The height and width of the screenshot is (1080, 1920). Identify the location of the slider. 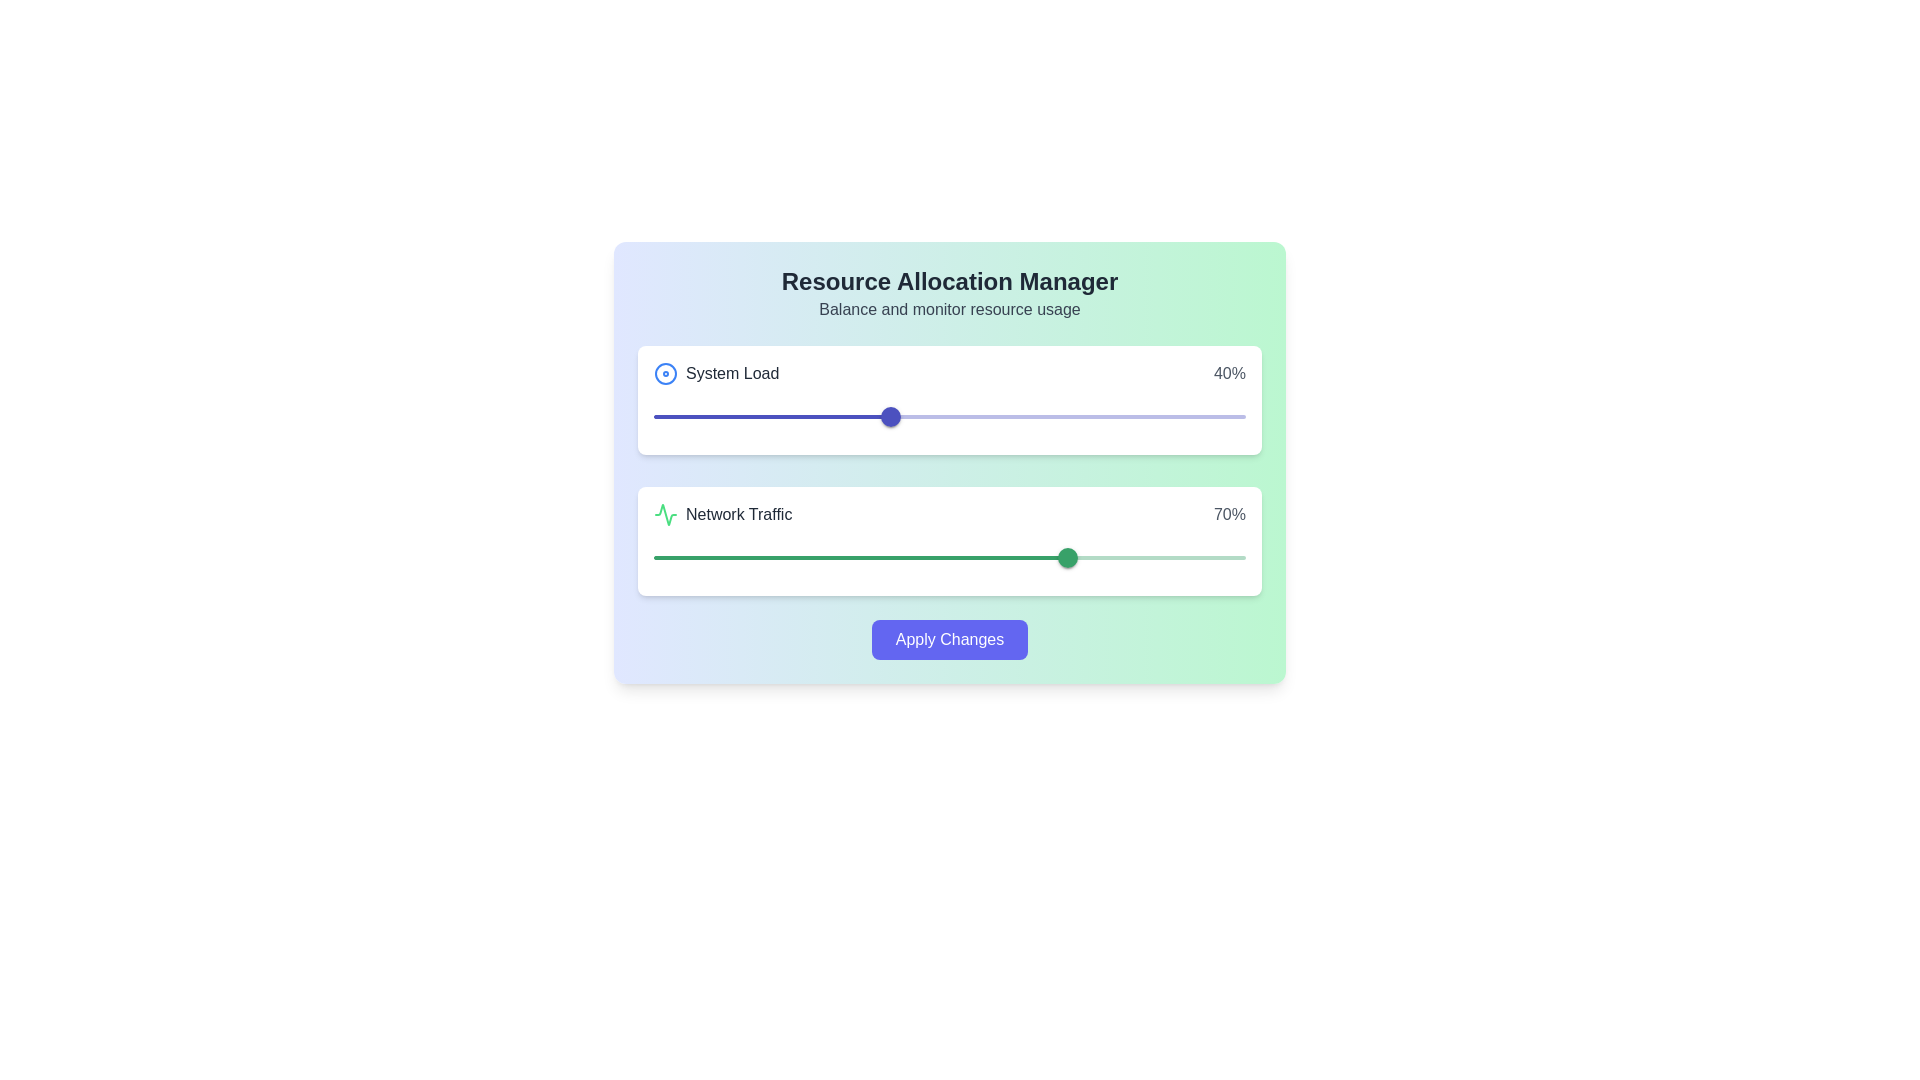
(954, 415).